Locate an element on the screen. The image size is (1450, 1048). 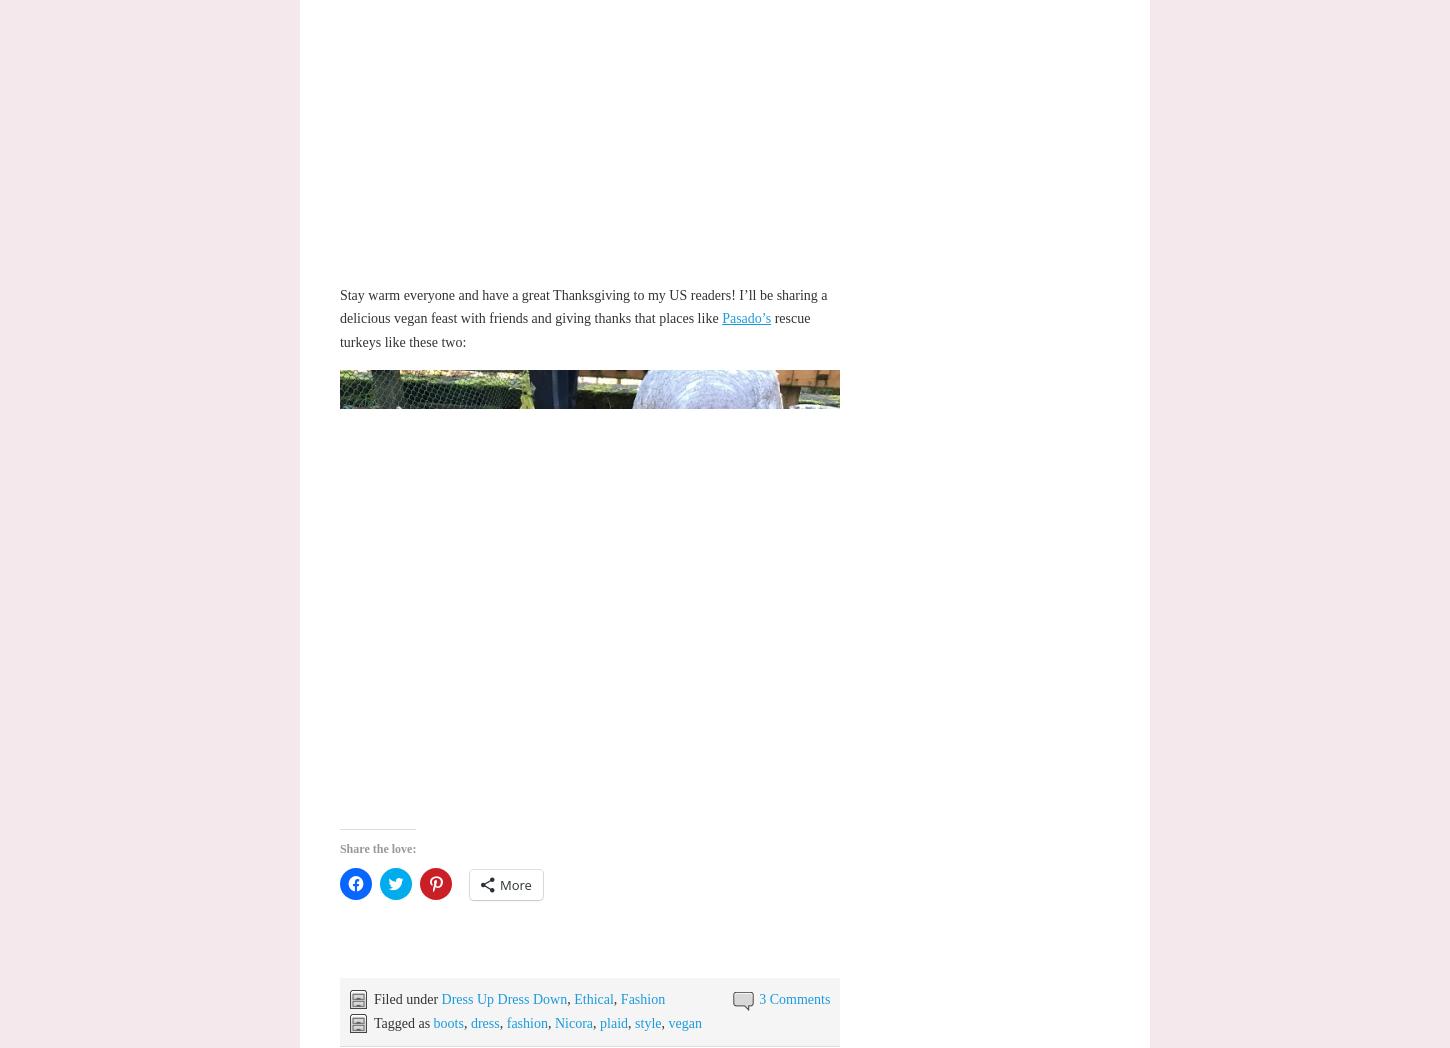
'fashion' is located at coordinates (526, 1023).